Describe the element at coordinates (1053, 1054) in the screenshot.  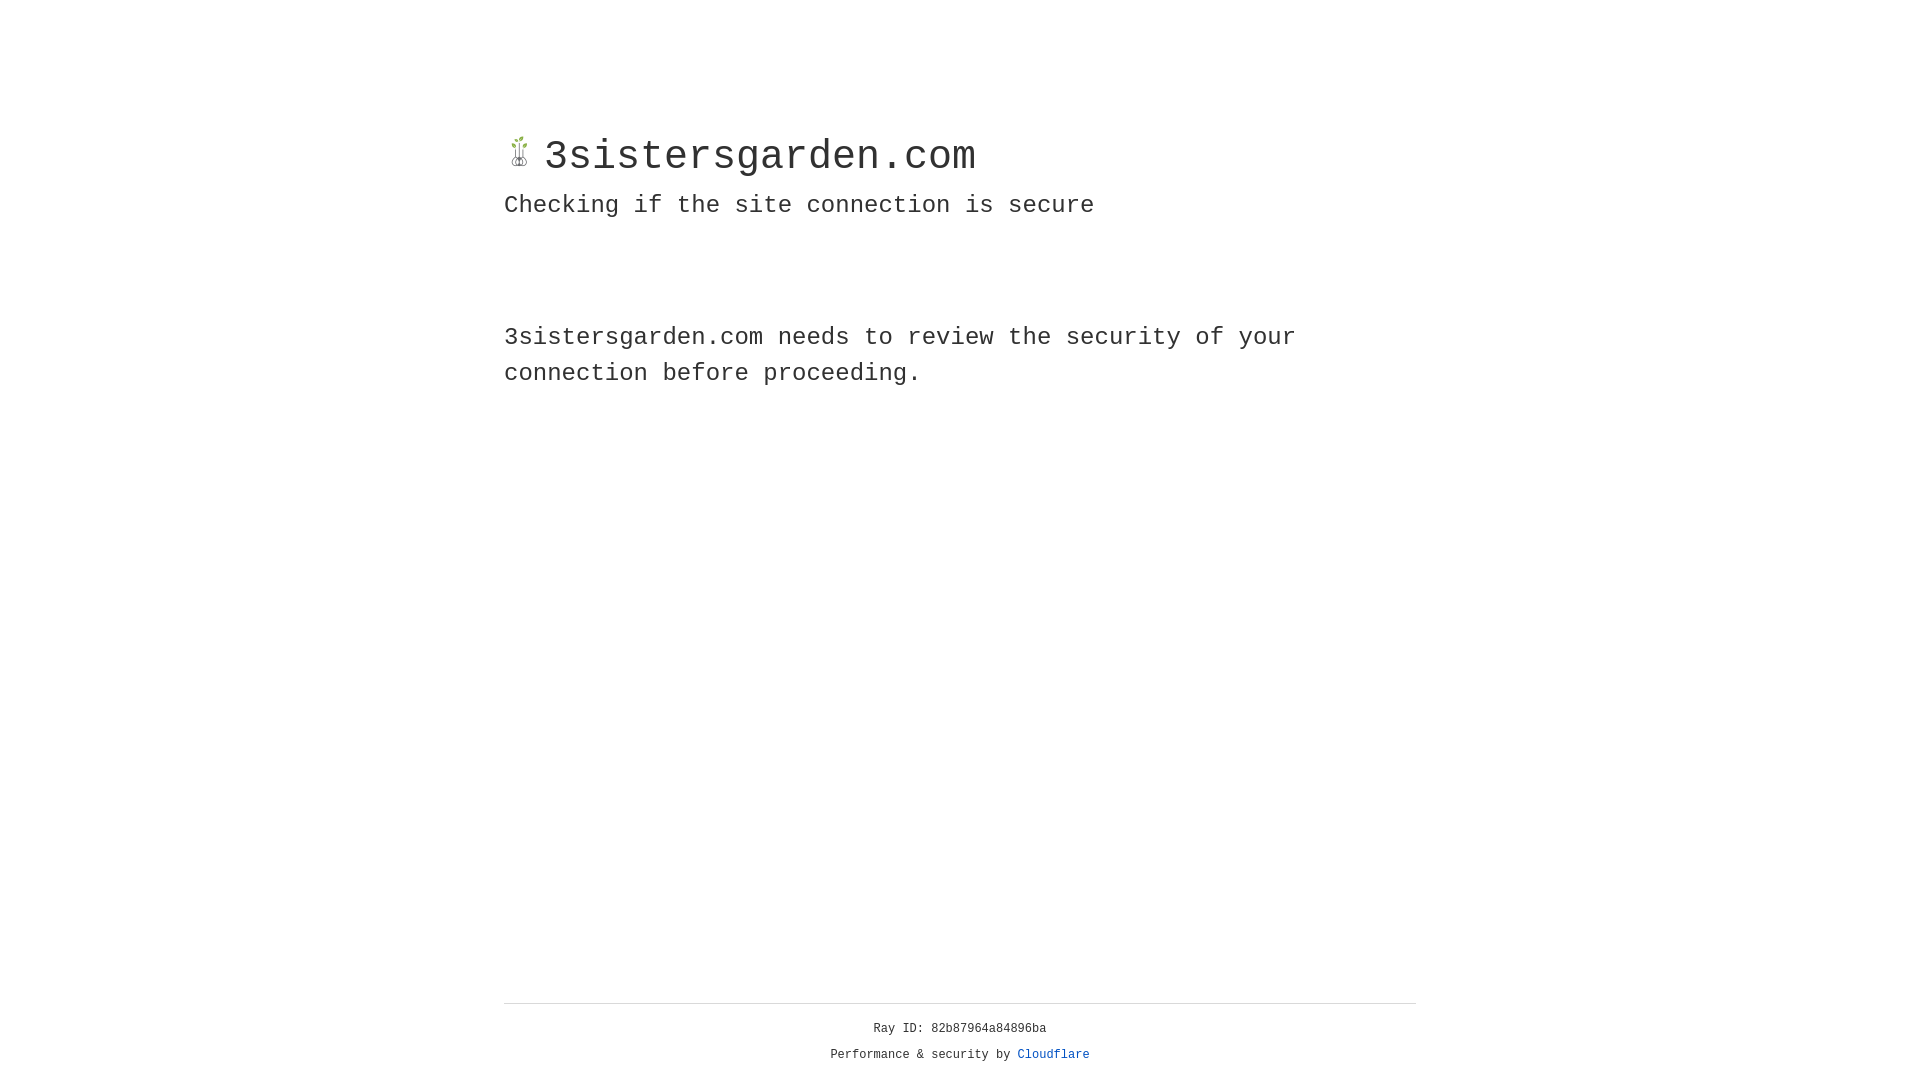
I see `'Cloudflare'` at that location.